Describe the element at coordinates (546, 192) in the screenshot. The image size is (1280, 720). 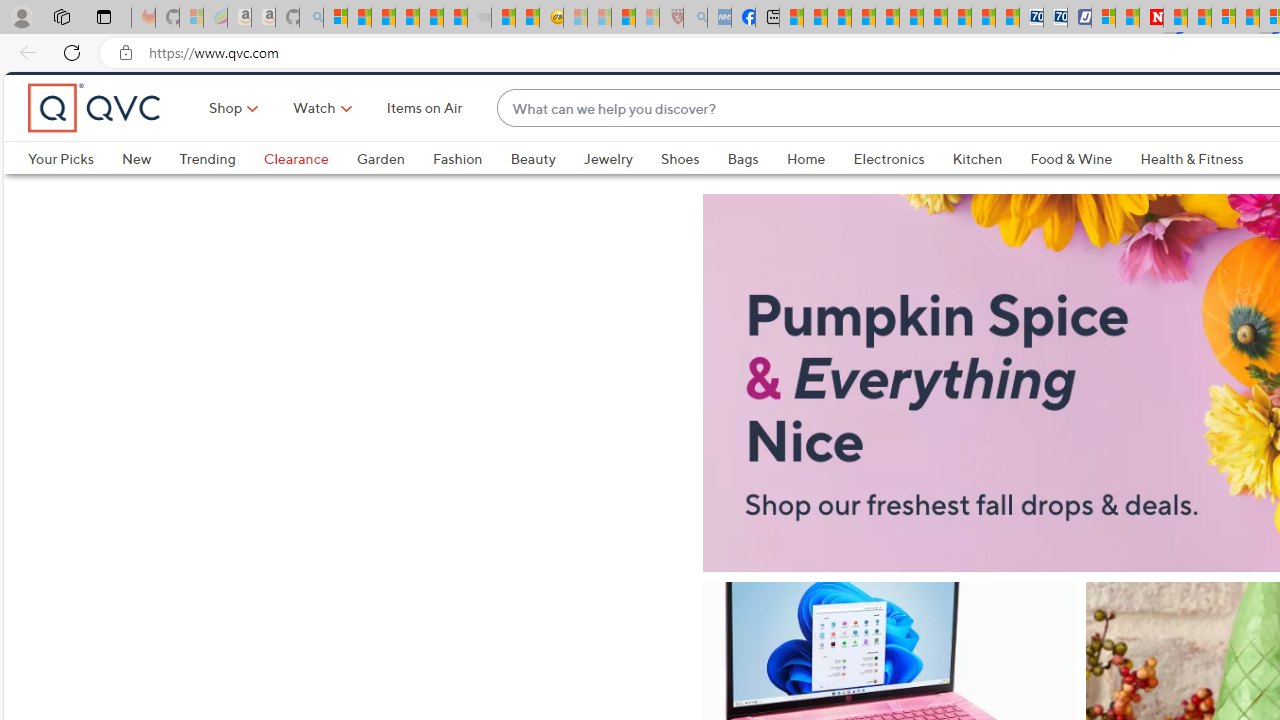
I see `'Beauty'` at that location.